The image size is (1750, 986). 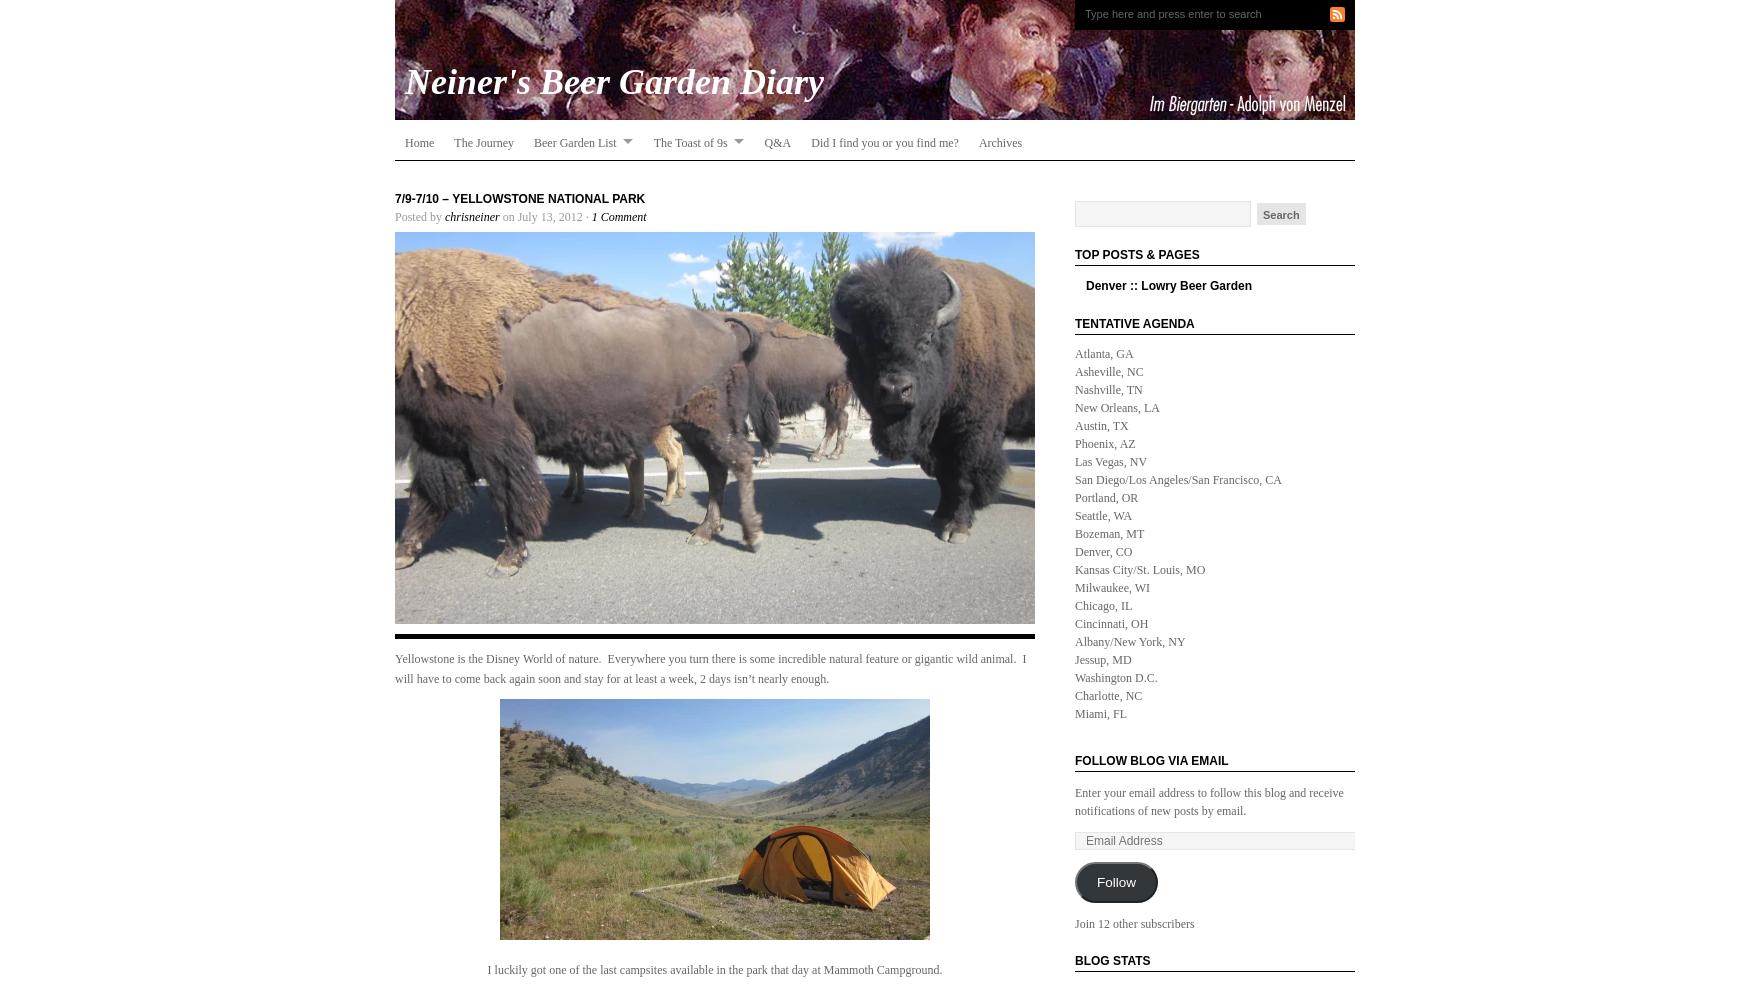 I want to click on 'Denver, CO', so click(x=1103, y=550).